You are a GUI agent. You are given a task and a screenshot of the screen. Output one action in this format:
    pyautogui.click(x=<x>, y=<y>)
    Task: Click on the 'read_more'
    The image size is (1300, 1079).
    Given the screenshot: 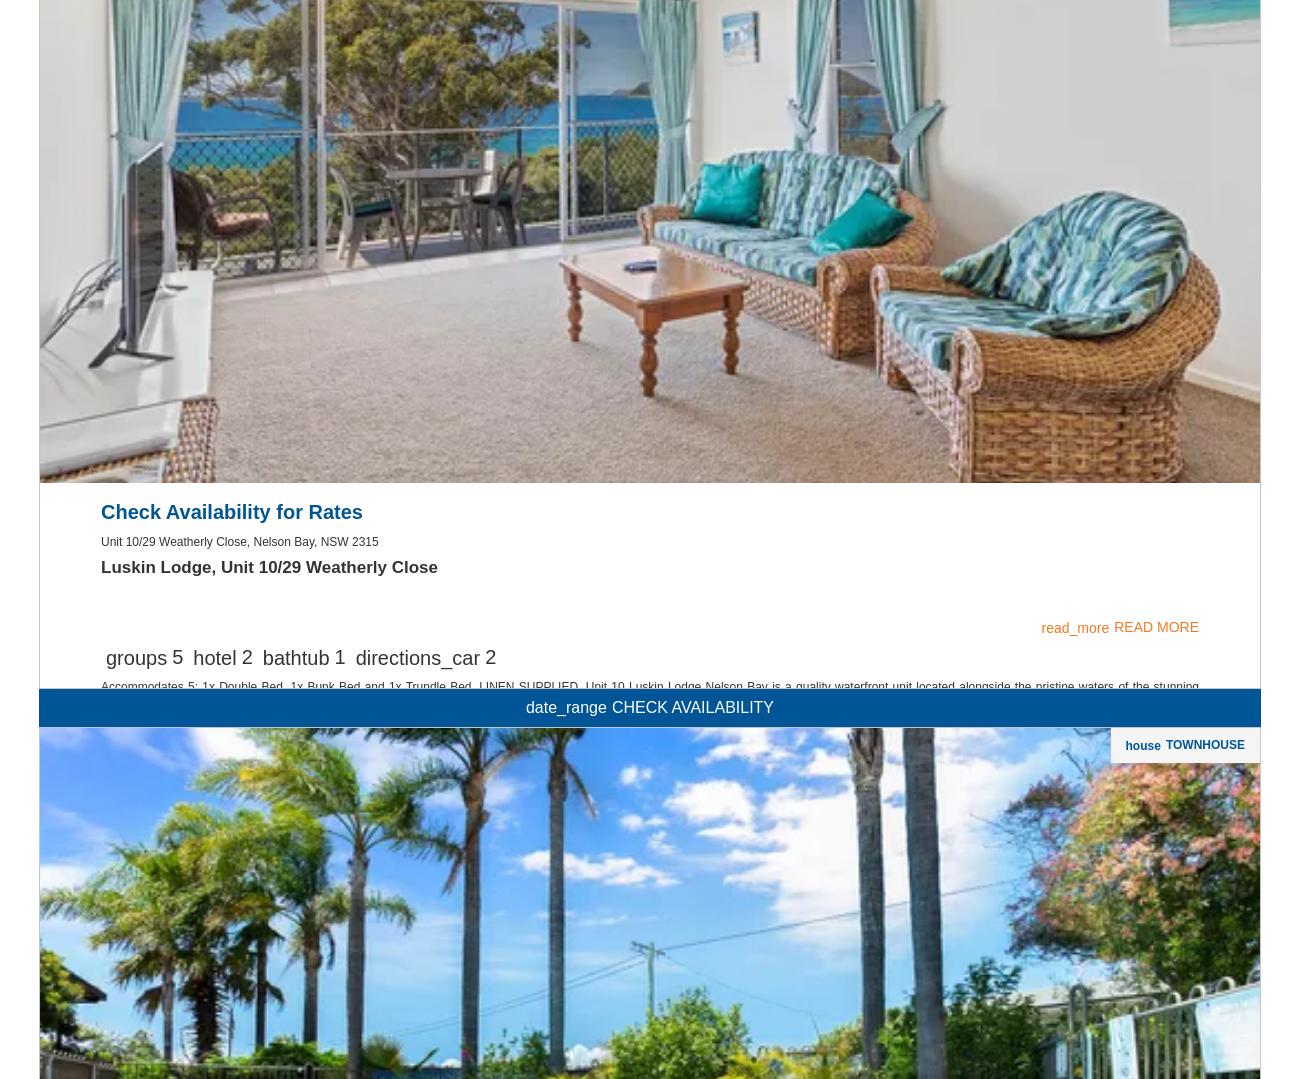 What is the action you would take?
    pyautogui.click(x=1074, y=883)
    